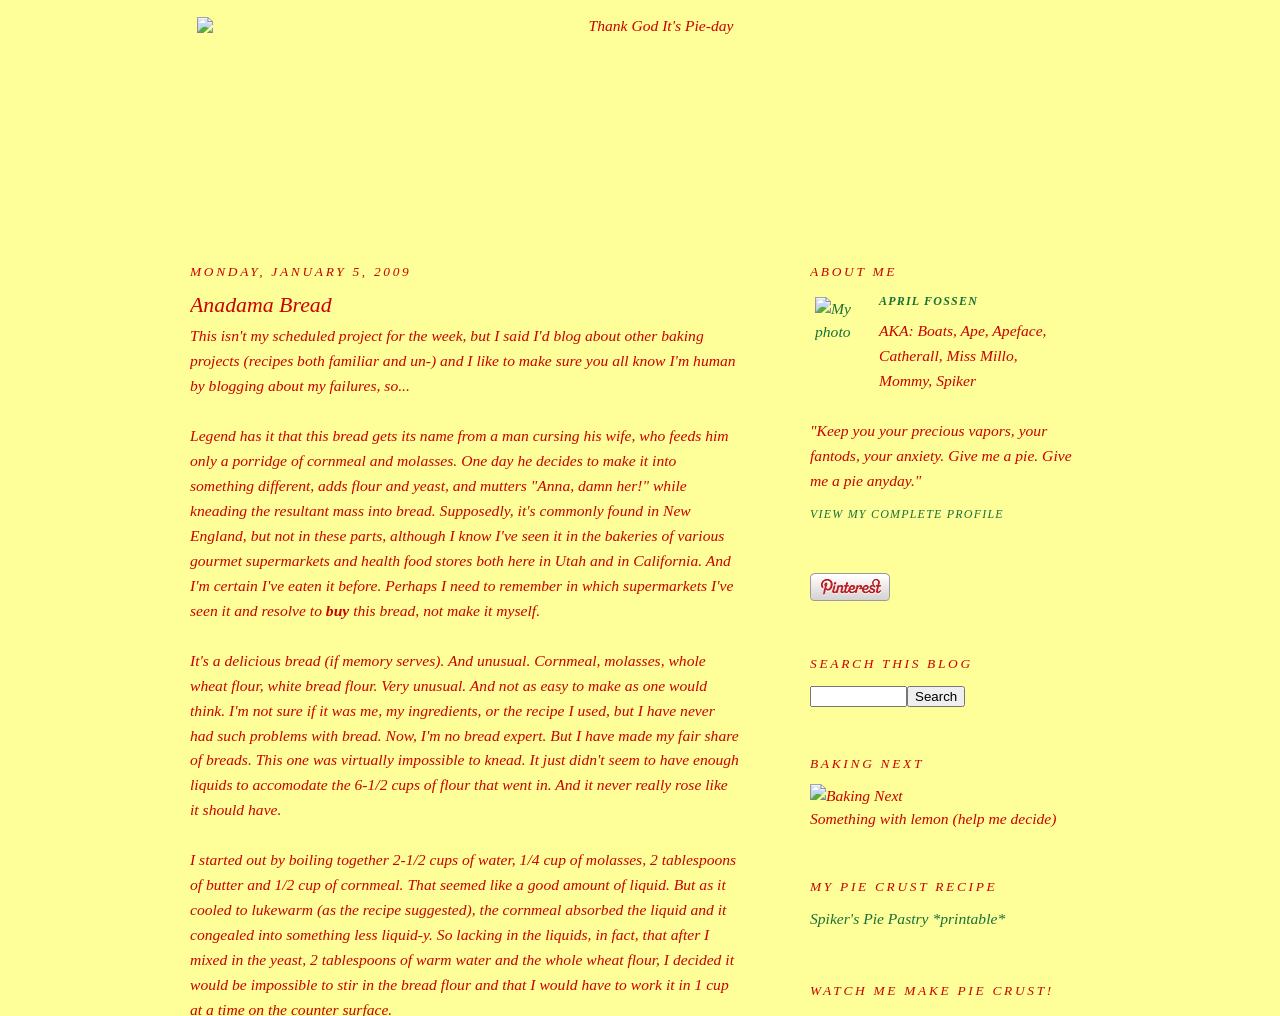 This screenshot has height=1016, width=1280. I want to click on 'Mommy, Spiker', so click(926, 379).